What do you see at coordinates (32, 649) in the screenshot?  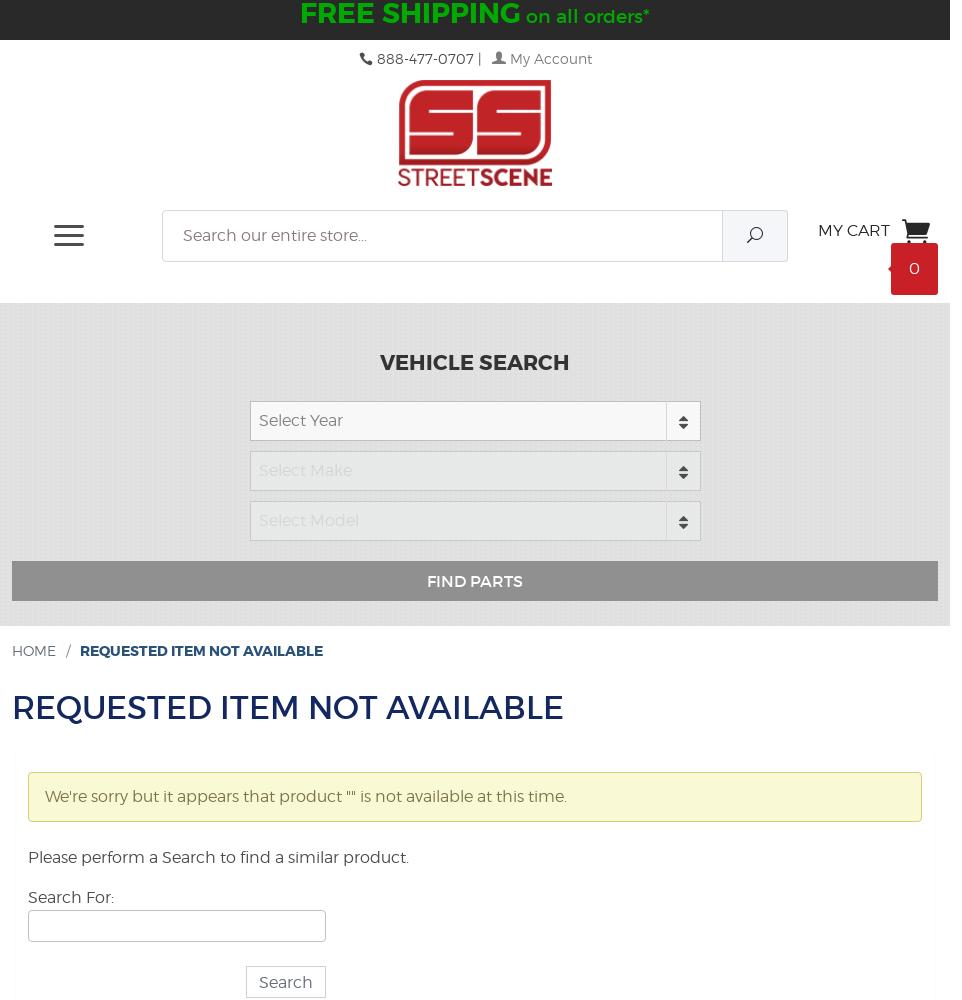 I see `'Home'` at bounding box center [32, 649].